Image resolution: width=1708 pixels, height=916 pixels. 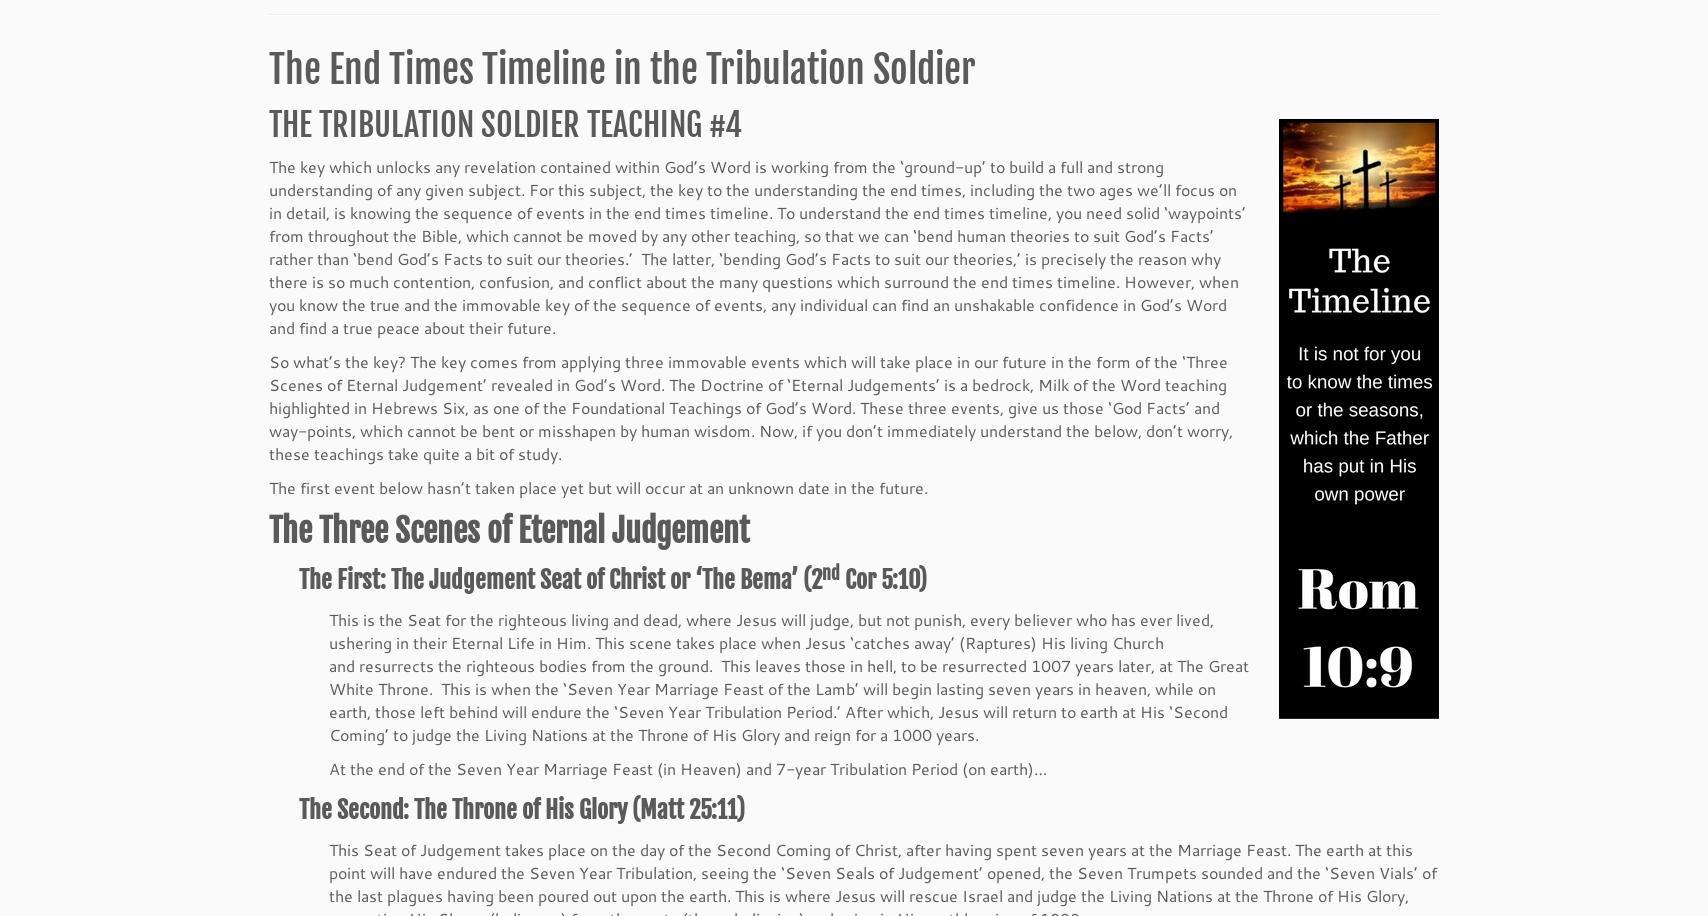 I want to click on 'Cor 5:10)', so click(x=882, y=582).